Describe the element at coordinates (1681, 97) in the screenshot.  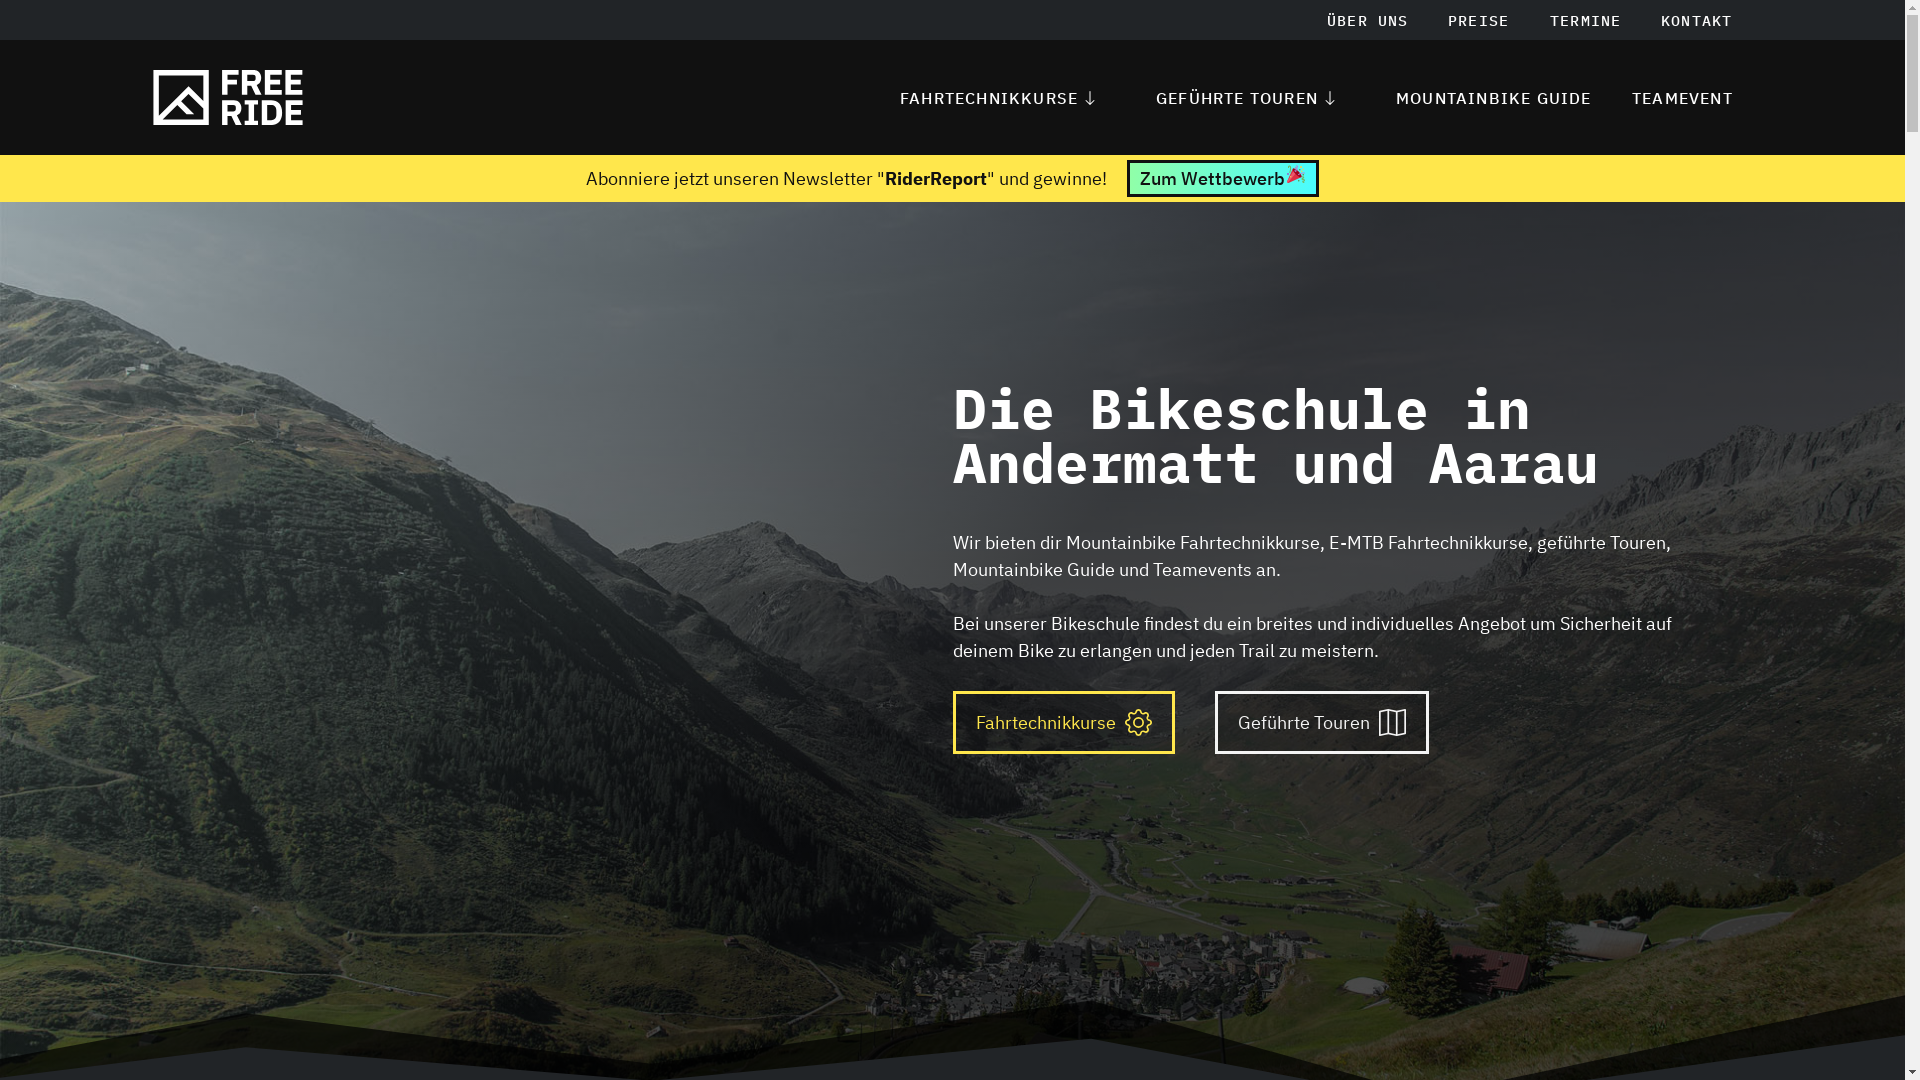
I see `'TEAMEVENT'` at that location.